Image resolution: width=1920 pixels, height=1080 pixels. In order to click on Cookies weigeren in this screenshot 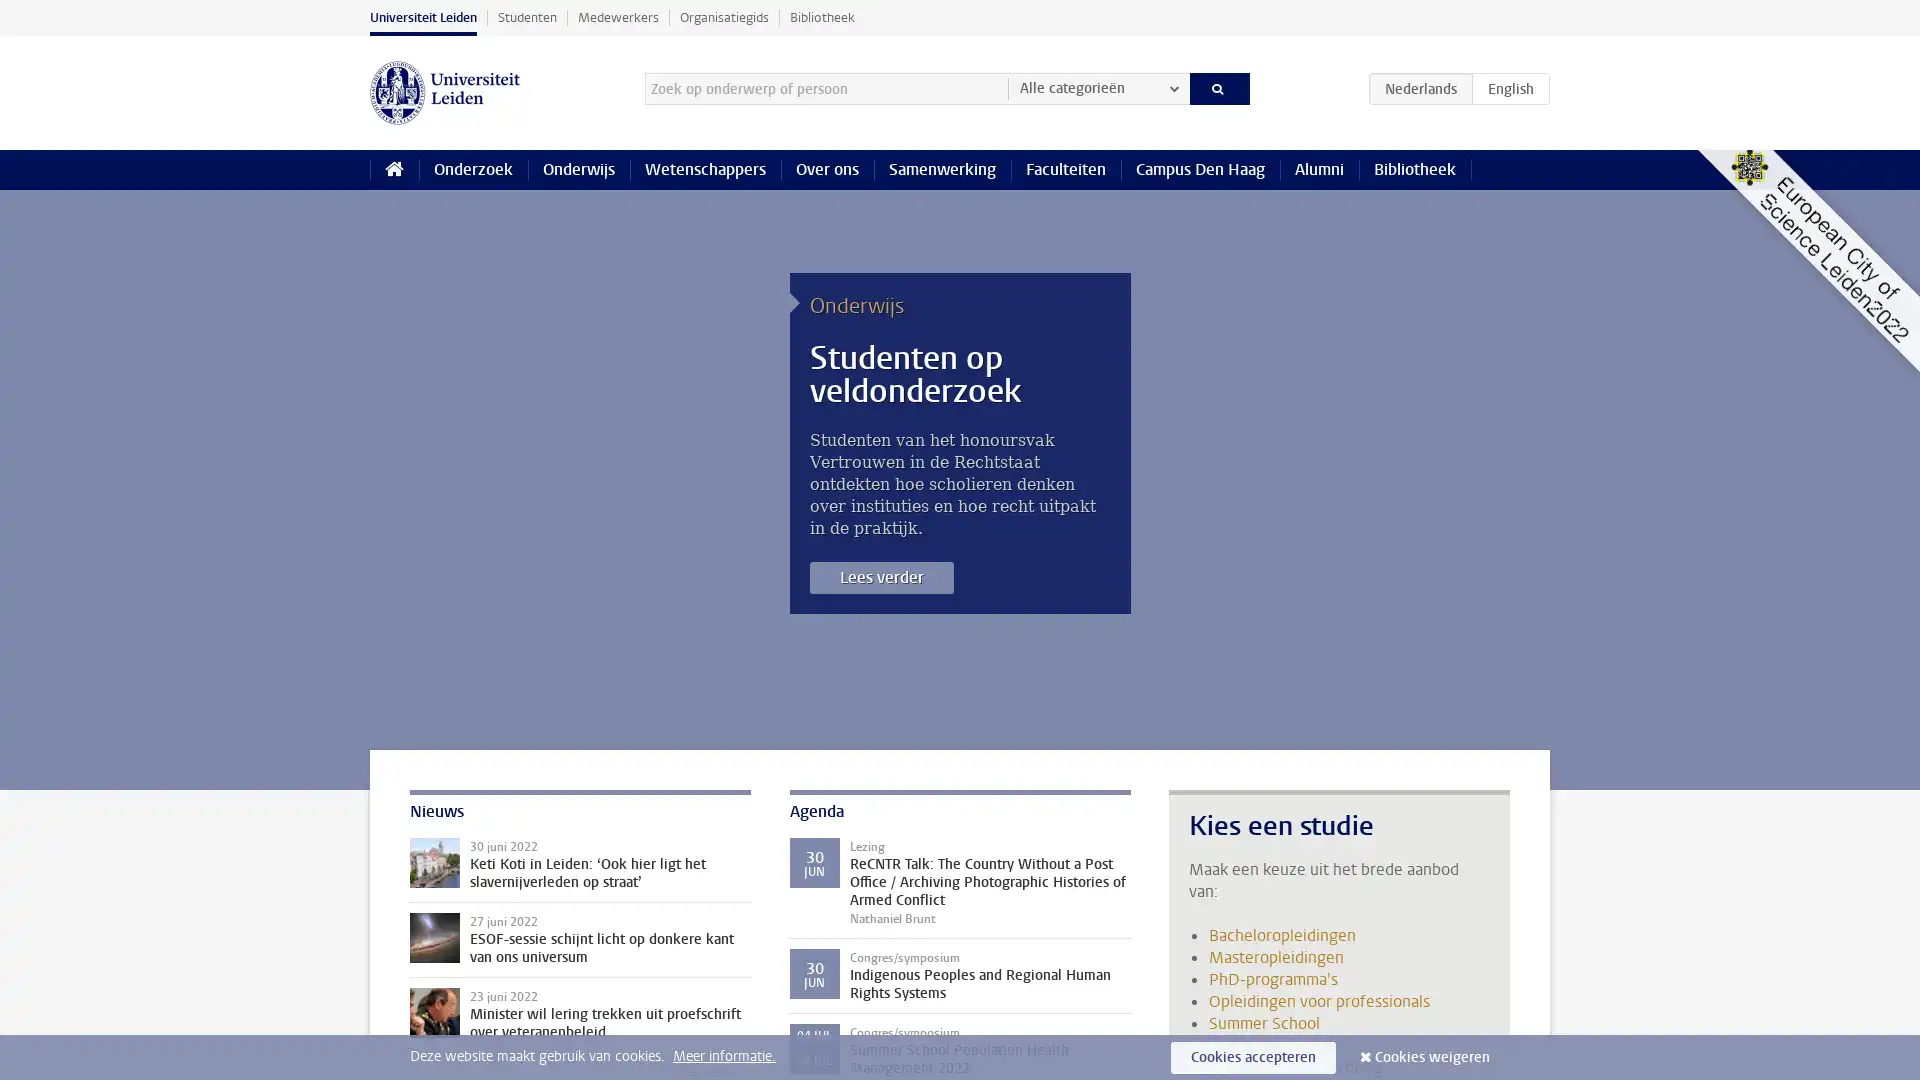, I will do `click(1431, 1056)`.